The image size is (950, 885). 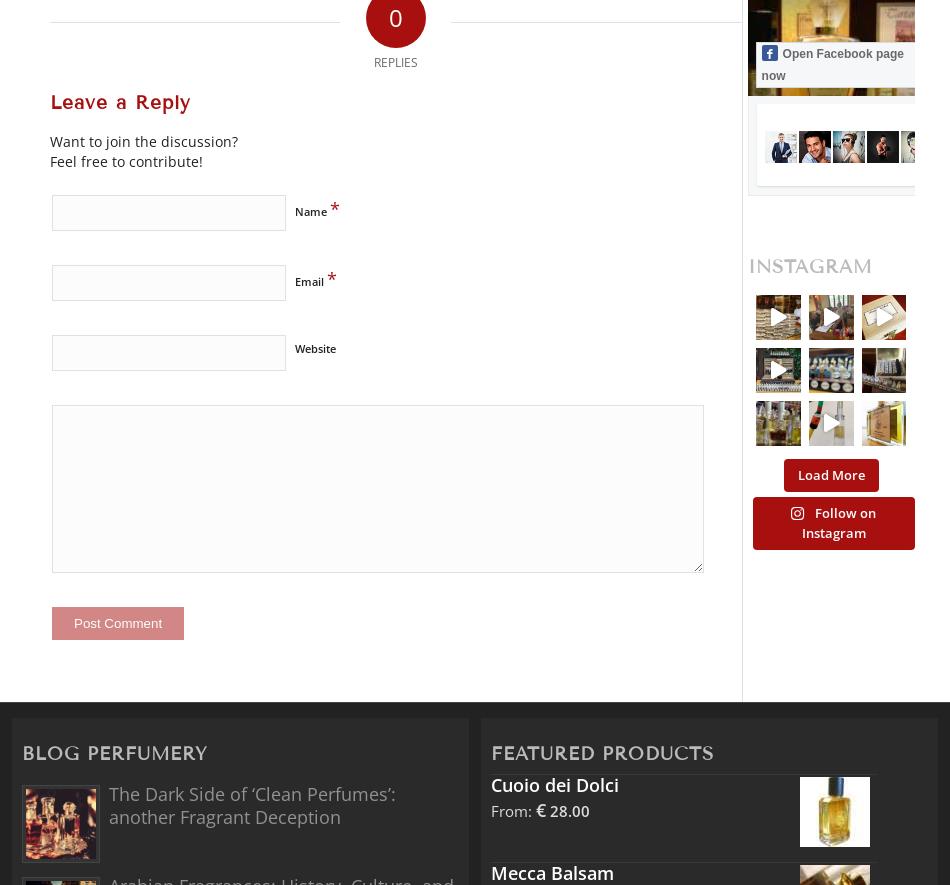 What do you see at coordinates (144, 139) in the screenshot?
I see `'Want to join the discussion?'` at bounding box center [144, 139].